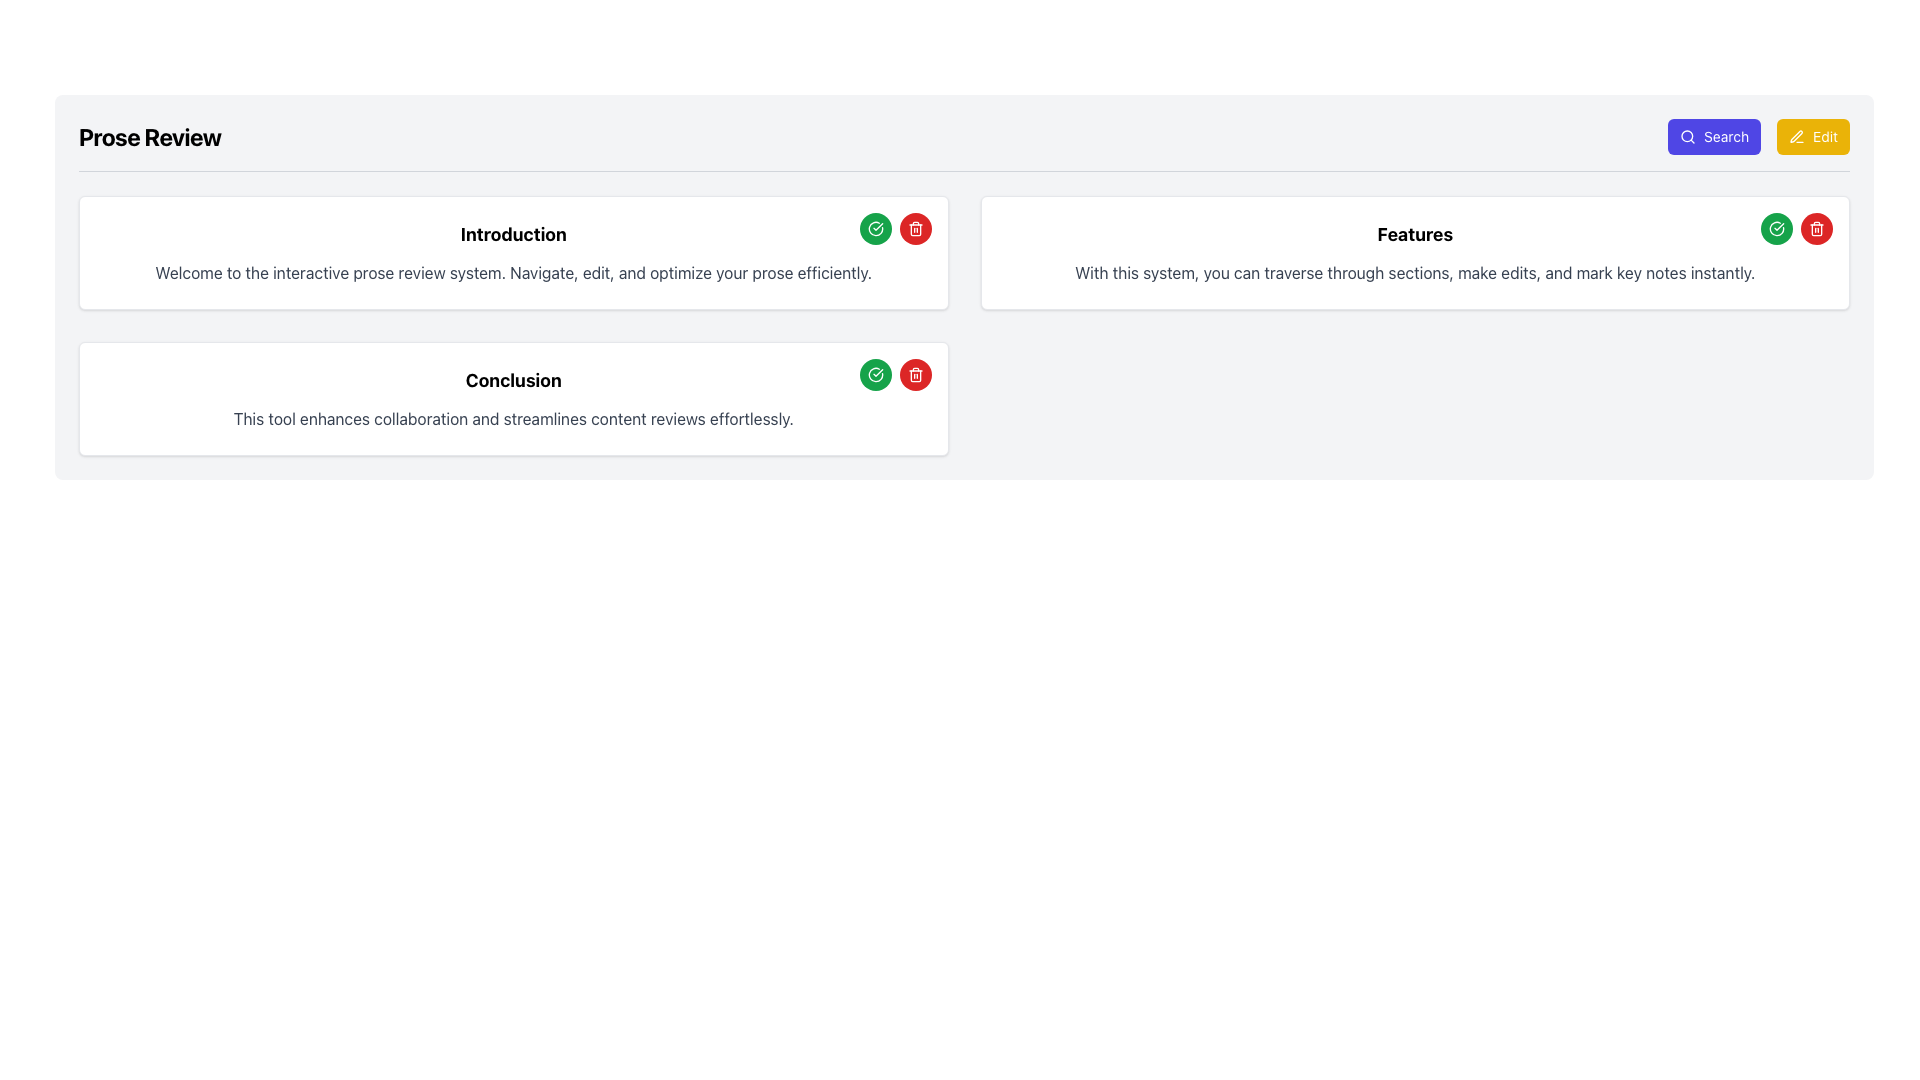 This screenshot has width=1920, height=1080. I want to click on the confirmation button located in the top-right area of the 'Features' section for keyboard navigation, so click(1776, 227).